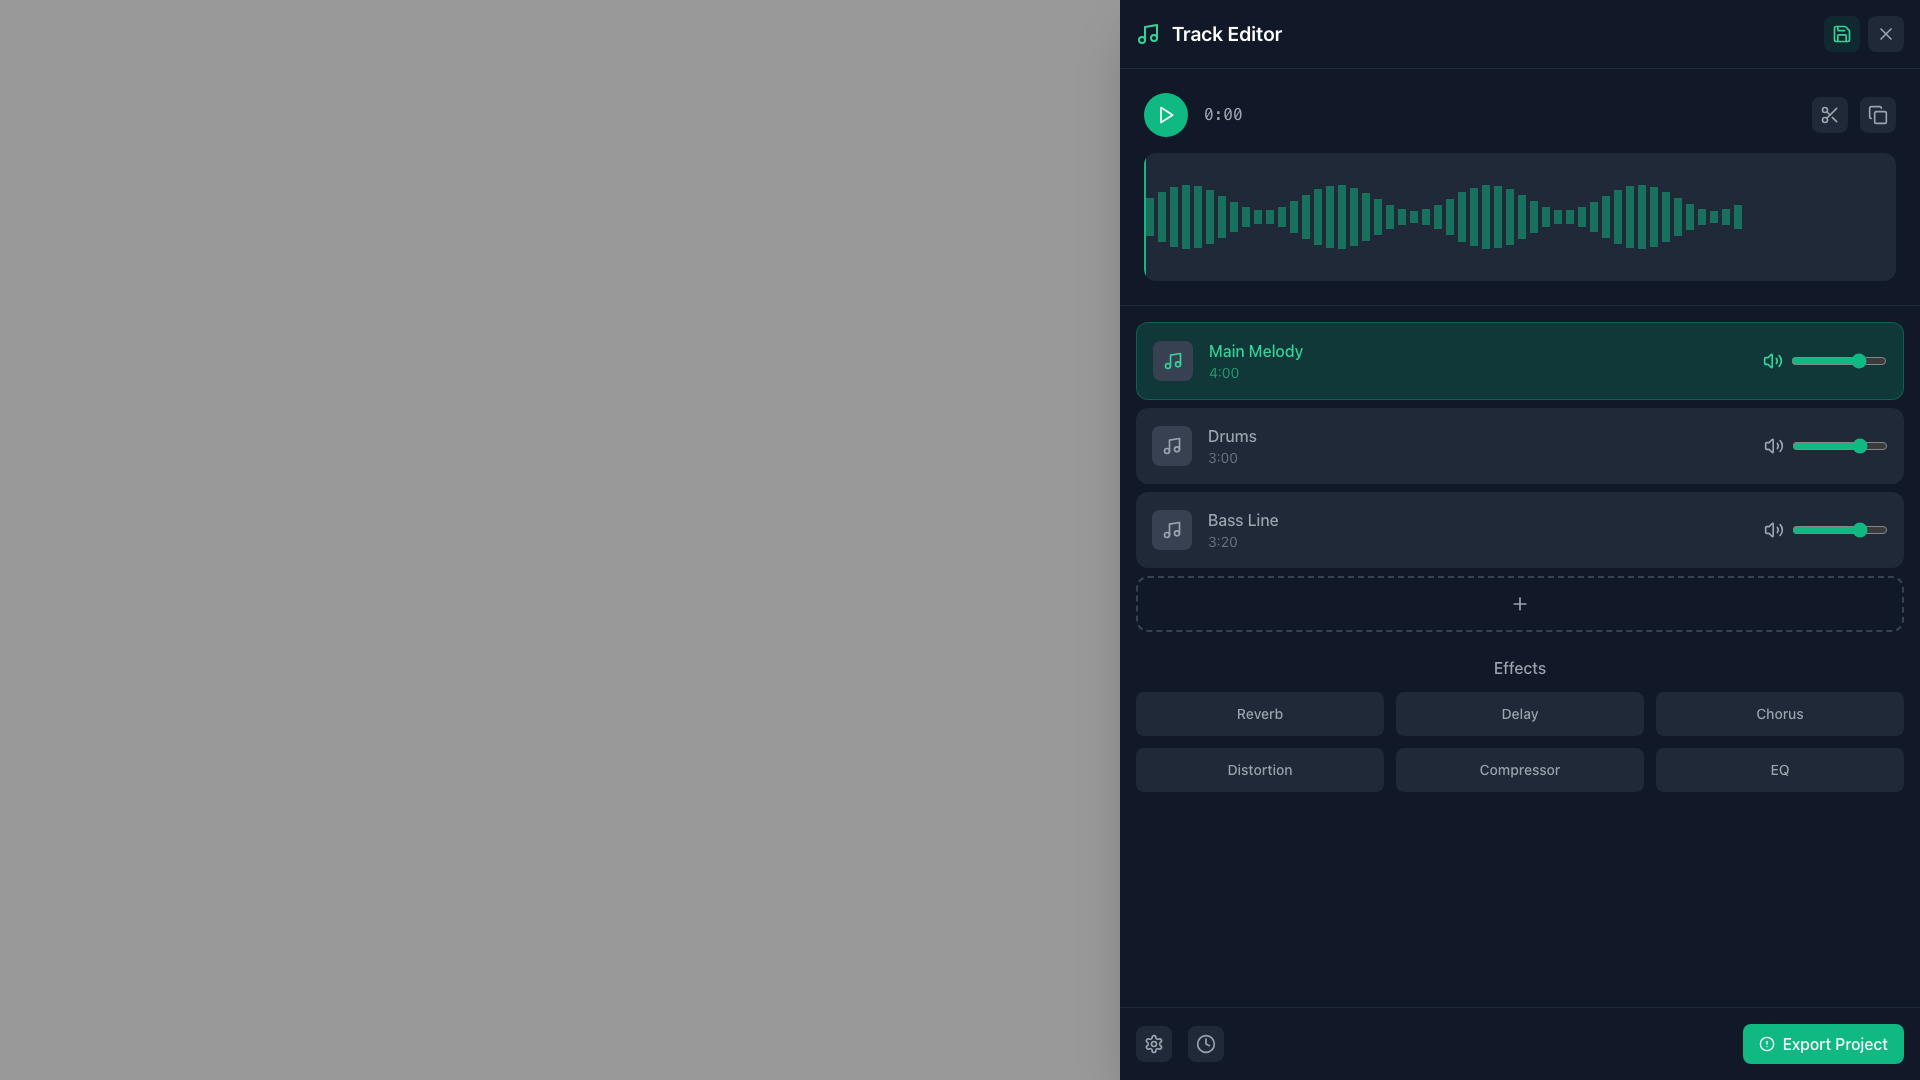 The height and width of the screenshot is (1080, 1920). Describe the element at coordinates (1174, 216) in the screenshot. I see `the third bar from the left in the waveform display that visually indicates sound intensity at its corresponding position in time` at that location.